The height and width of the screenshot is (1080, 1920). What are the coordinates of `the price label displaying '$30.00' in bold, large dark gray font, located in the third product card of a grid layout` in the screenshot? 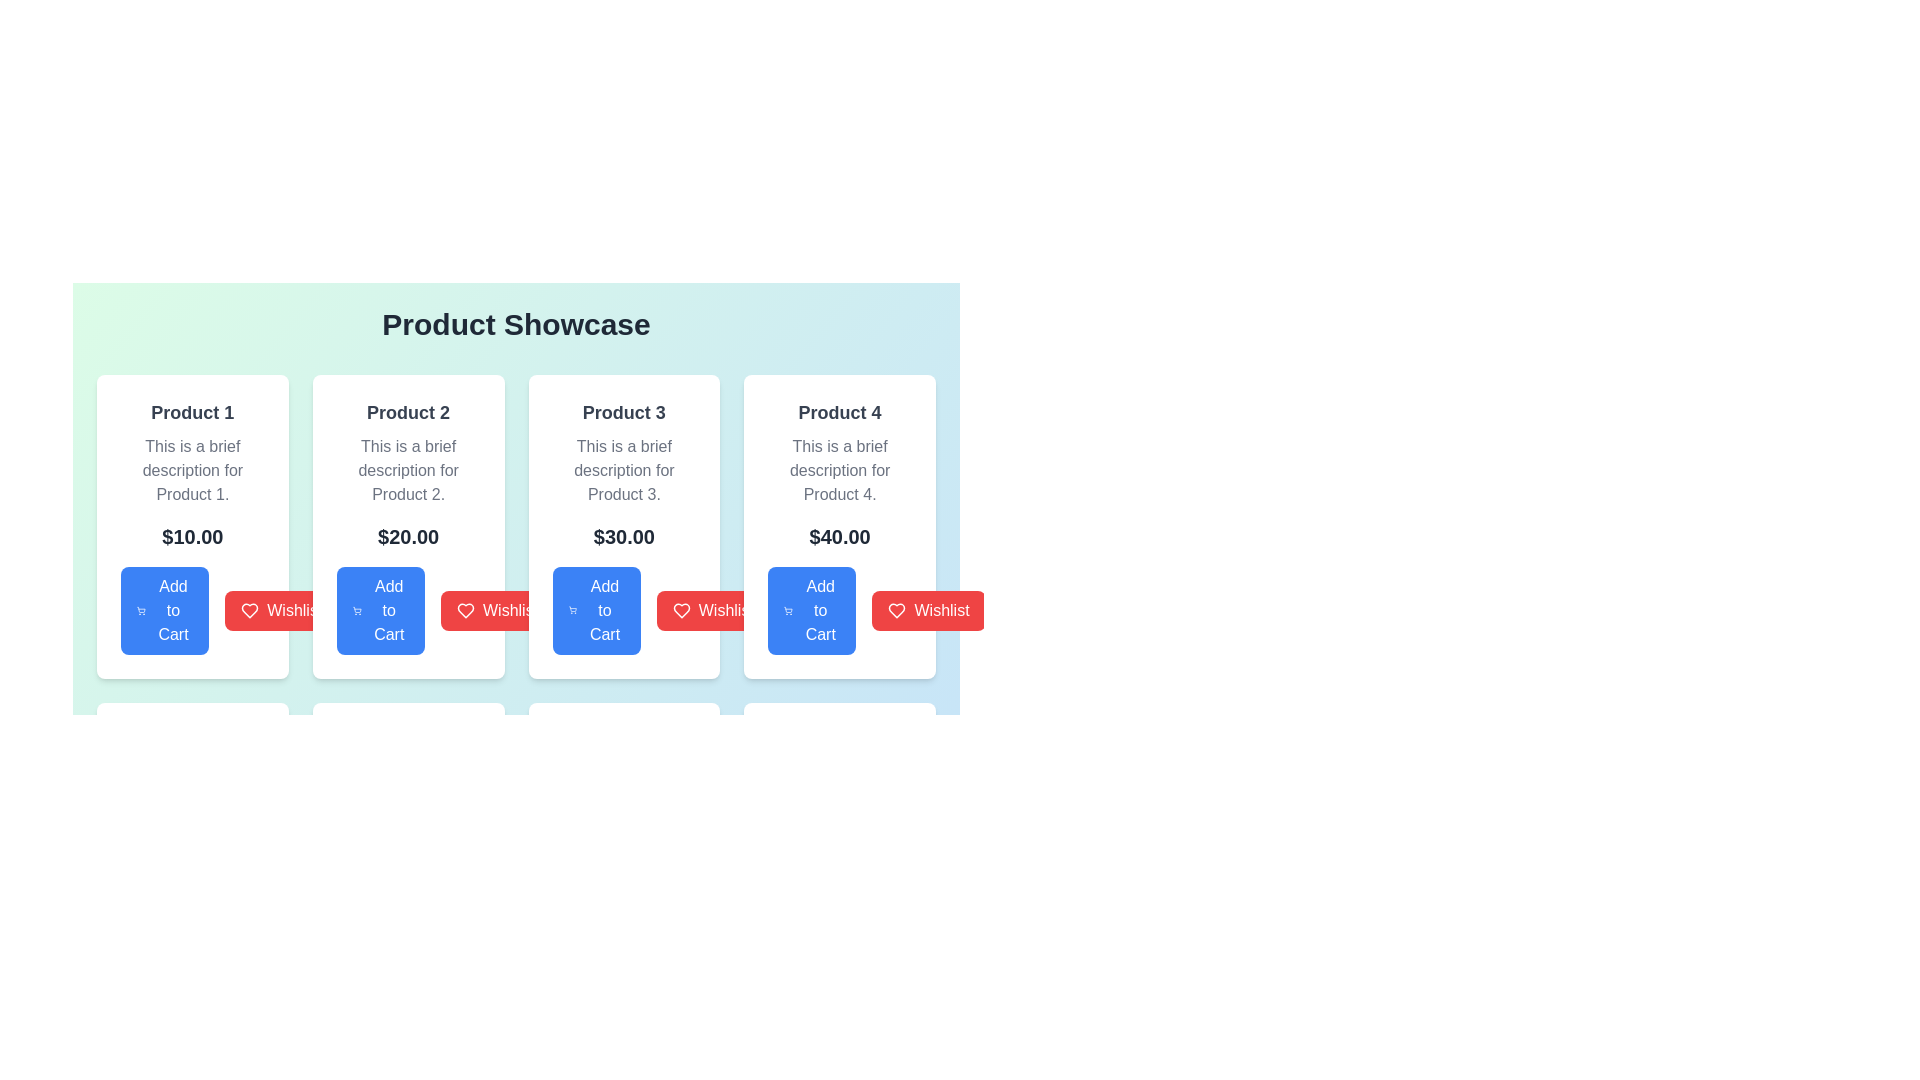 It's located at (623, 535).